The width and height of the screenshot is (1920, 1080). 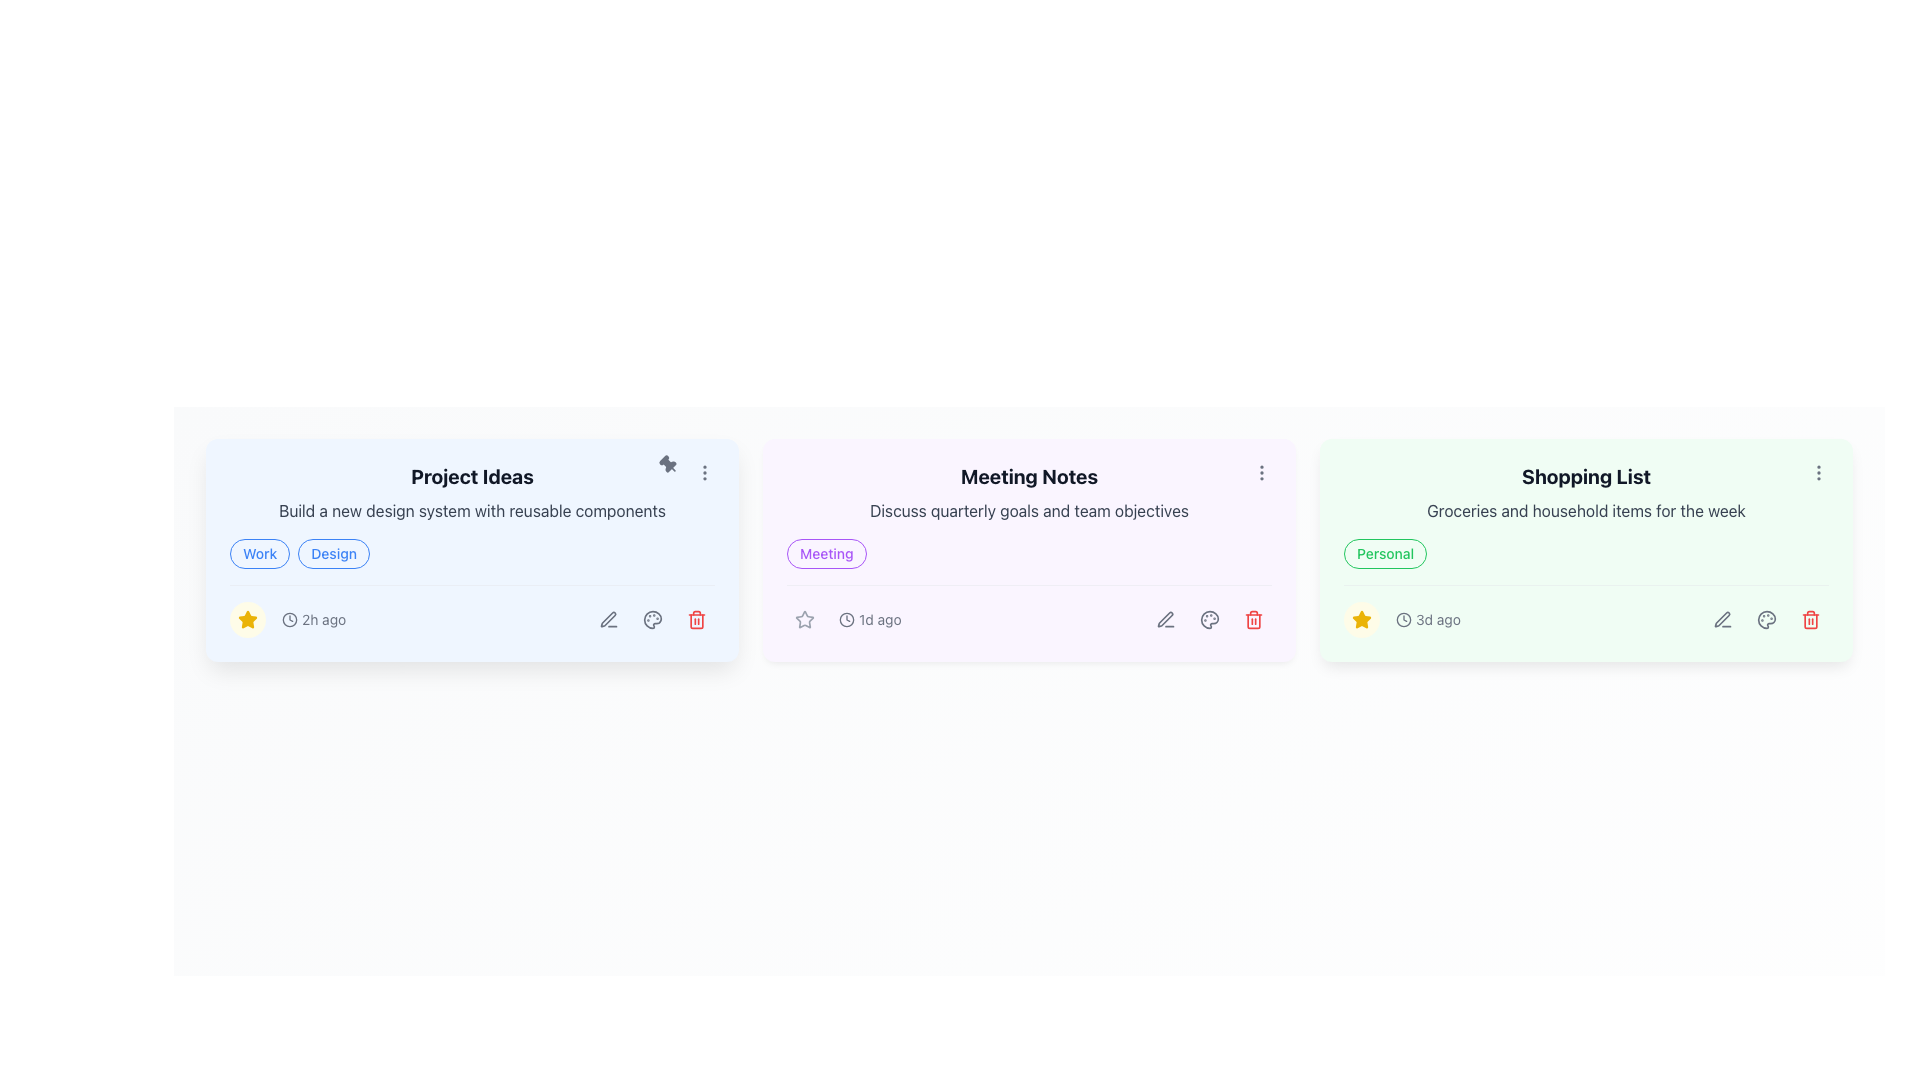 What do you see at coordinates (1766, 619) in the screenshot?
I see `the circular painter's palette icon located in the bottom section of the third card labeled 'Shopping List'` at bounding box center [1766, 619].